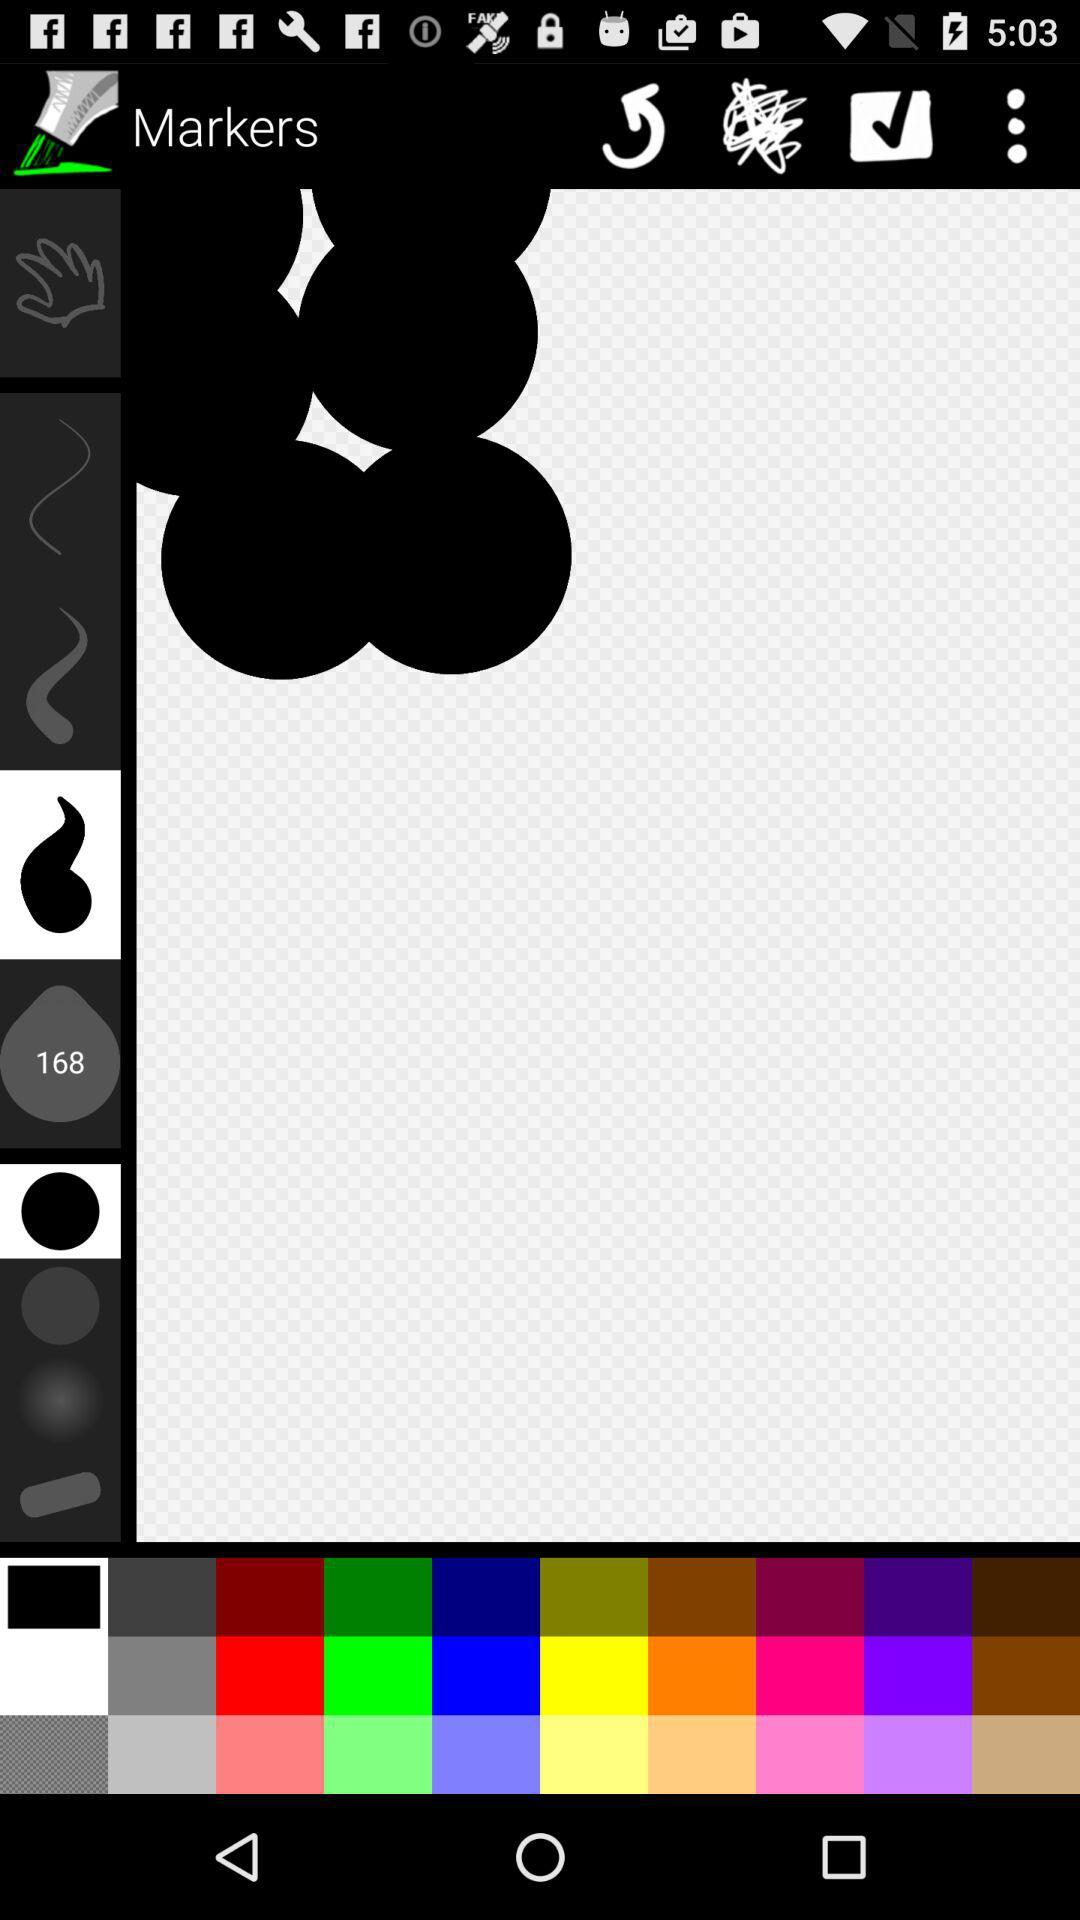 The height and width of the screenshot is (1920, 1080). I want to click on the second image from right in last third row, so click(918, 1596).